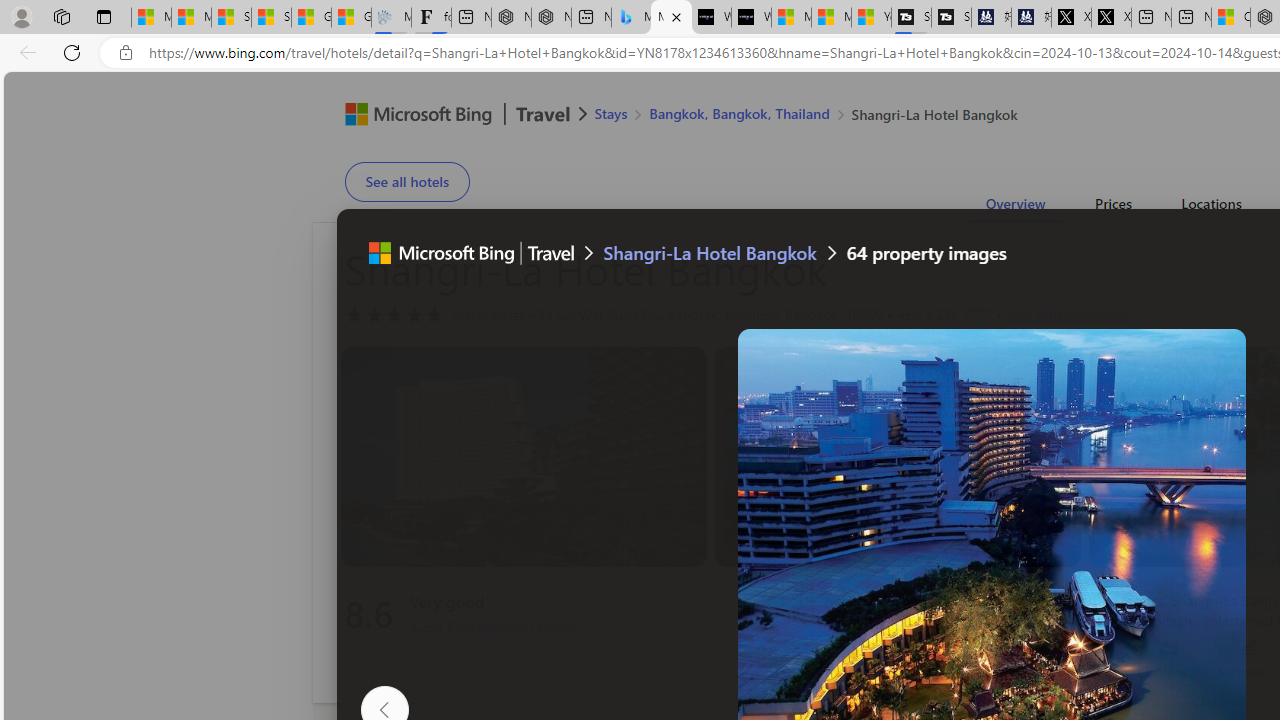 This screenshot has width=1280, height=720. Describe the element at coordinates (630, 17) in the screenshot. I see `'Microsoft Bing Travel - Stays in Bangkok, Bangkok, Thailand'` at that location.